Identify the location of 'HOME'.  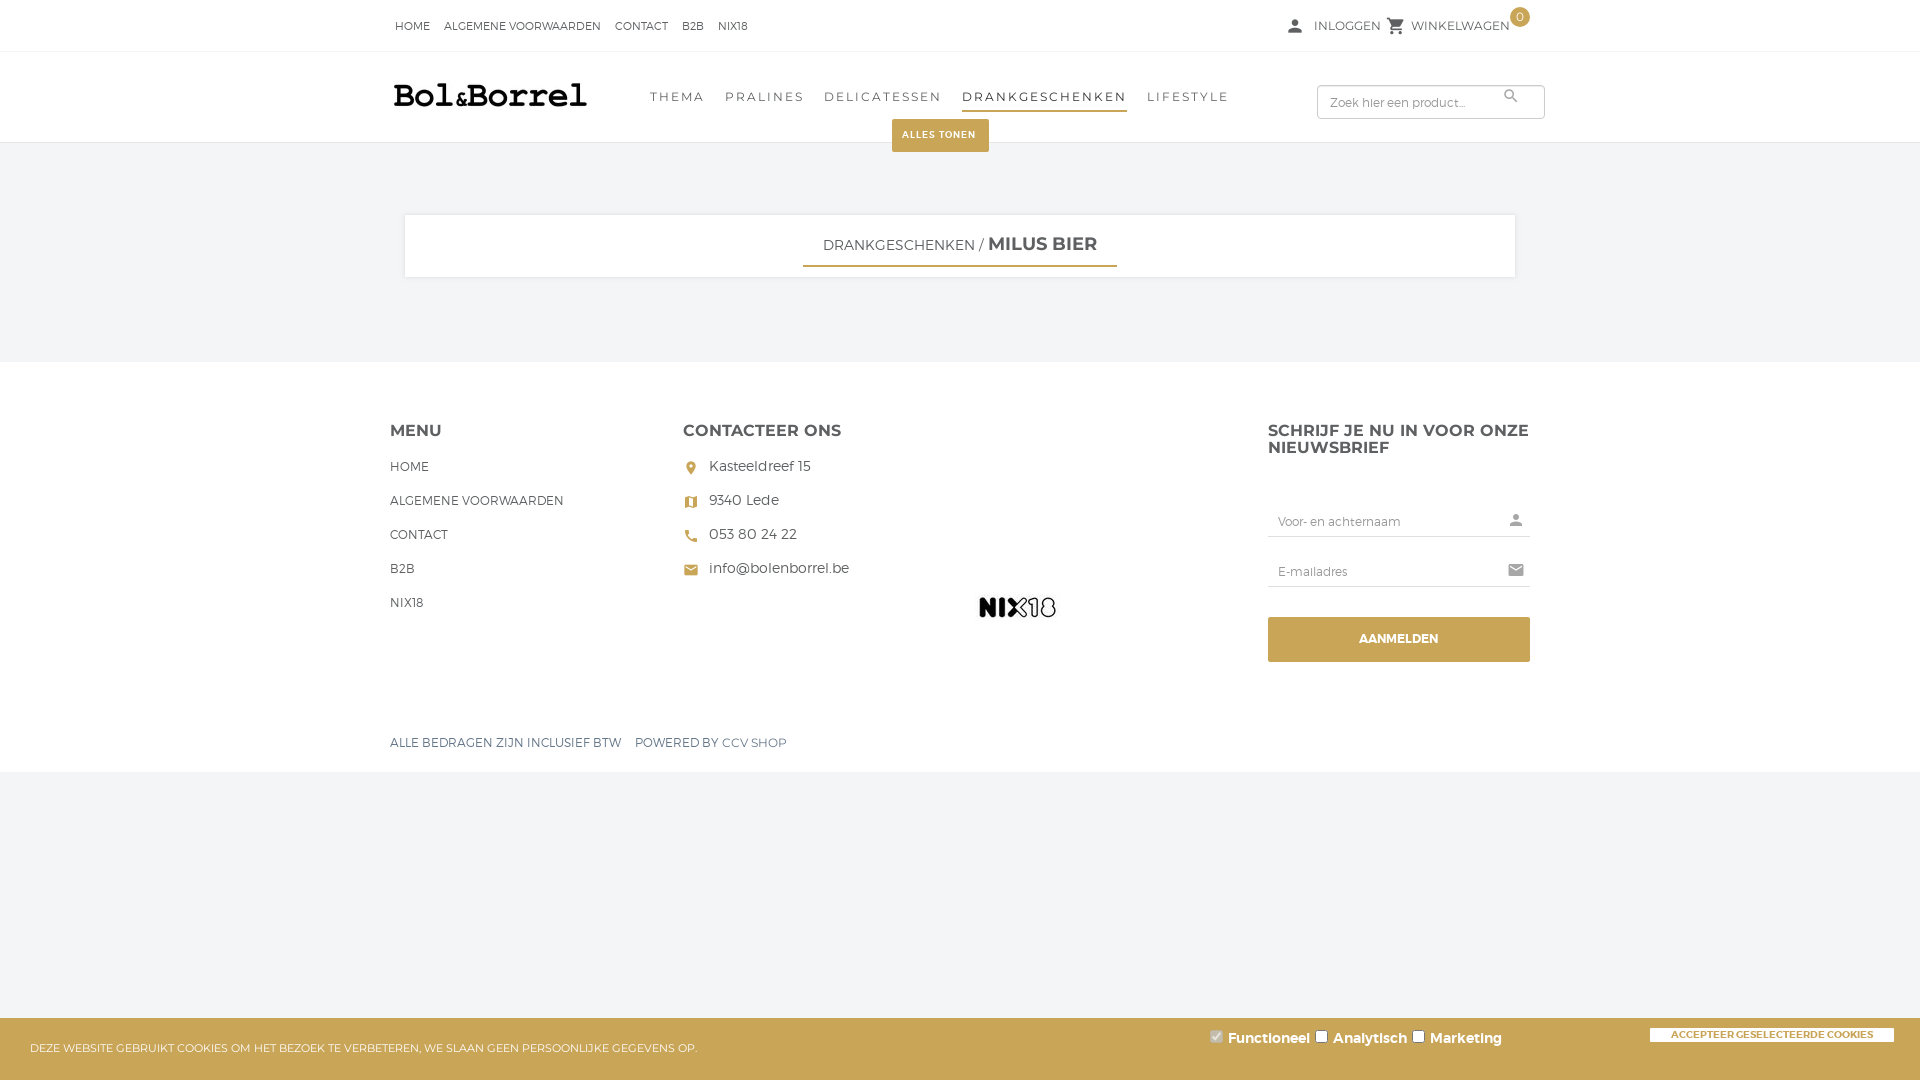
(408, 469).